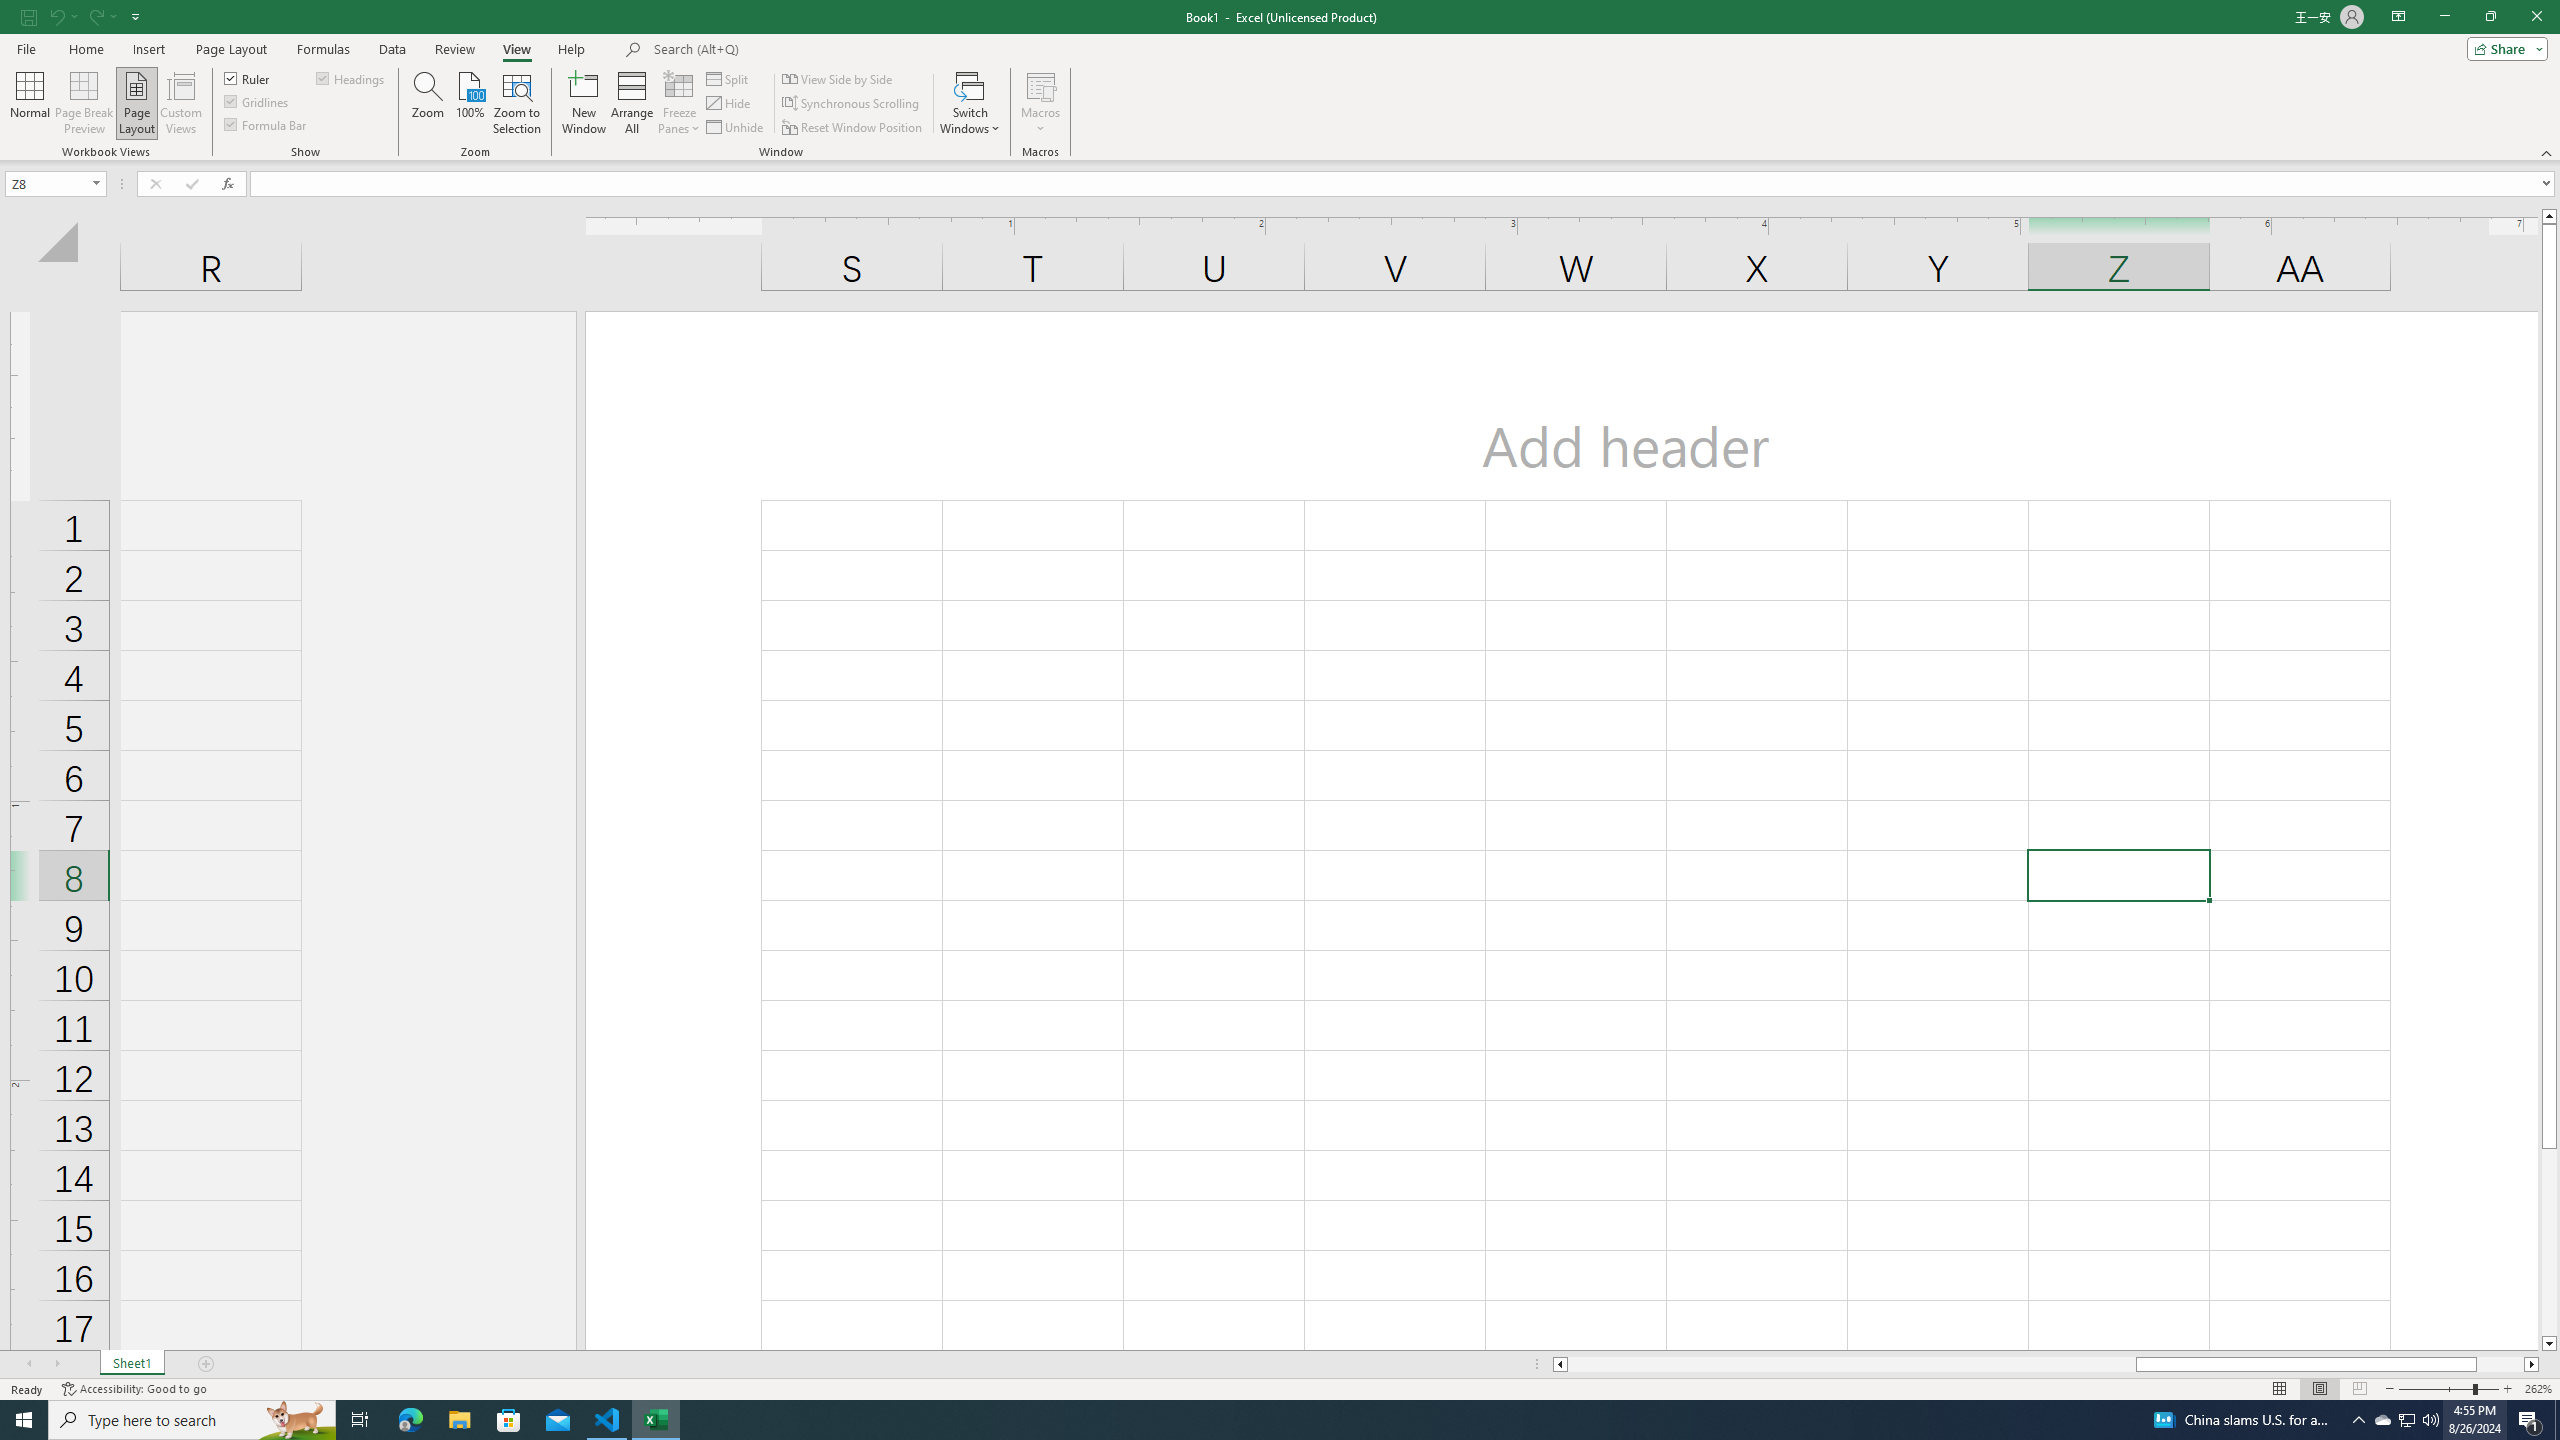  Describe the element at coordinates (678, 103) in the screenshot. I see `'Freeze Panes'` at that location.